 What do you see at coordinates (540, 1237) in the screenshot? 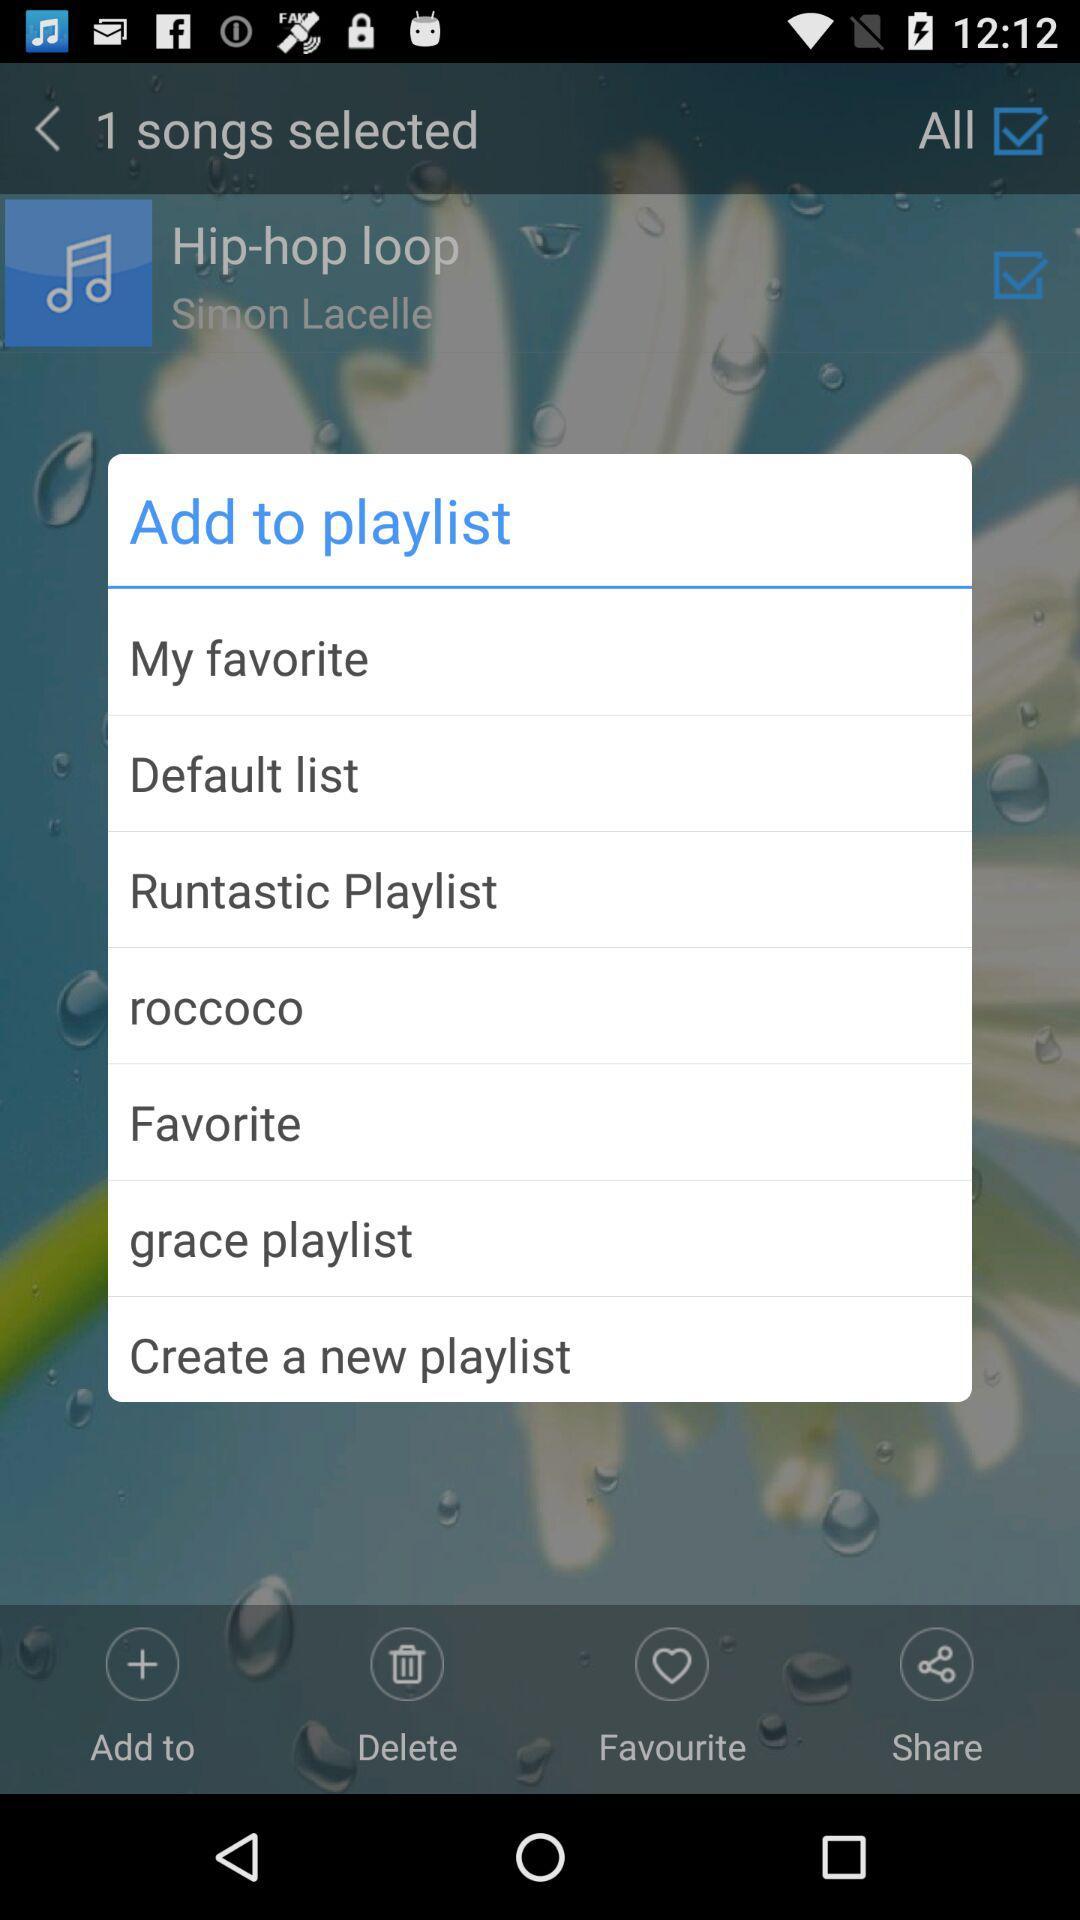
I see `the app above the create a new item` at bounding box center [540, 1237].